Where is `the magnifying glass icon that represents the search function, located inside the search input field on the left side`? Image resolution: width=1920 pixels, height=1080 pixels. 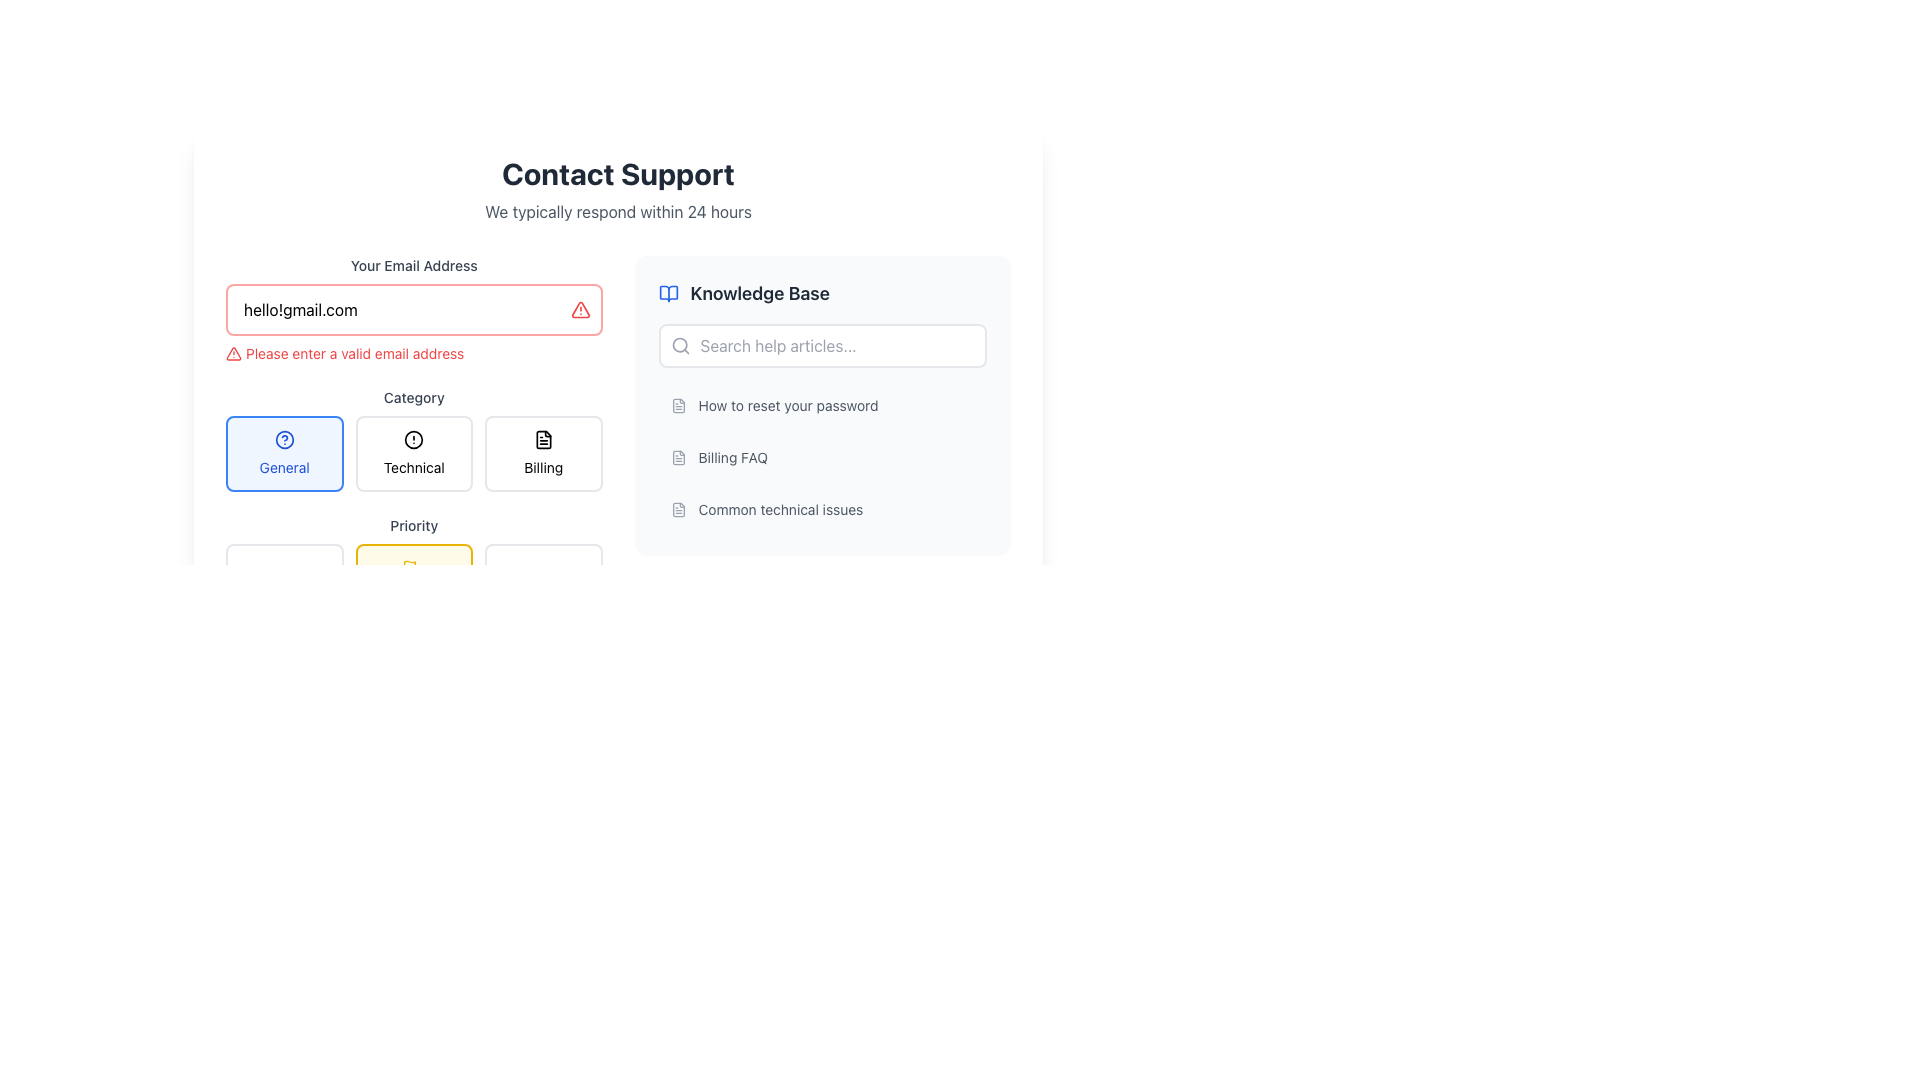 the magnifying glass icon that represents the search function, located inside the search input field on the left side is located at coordinates (680, 345).